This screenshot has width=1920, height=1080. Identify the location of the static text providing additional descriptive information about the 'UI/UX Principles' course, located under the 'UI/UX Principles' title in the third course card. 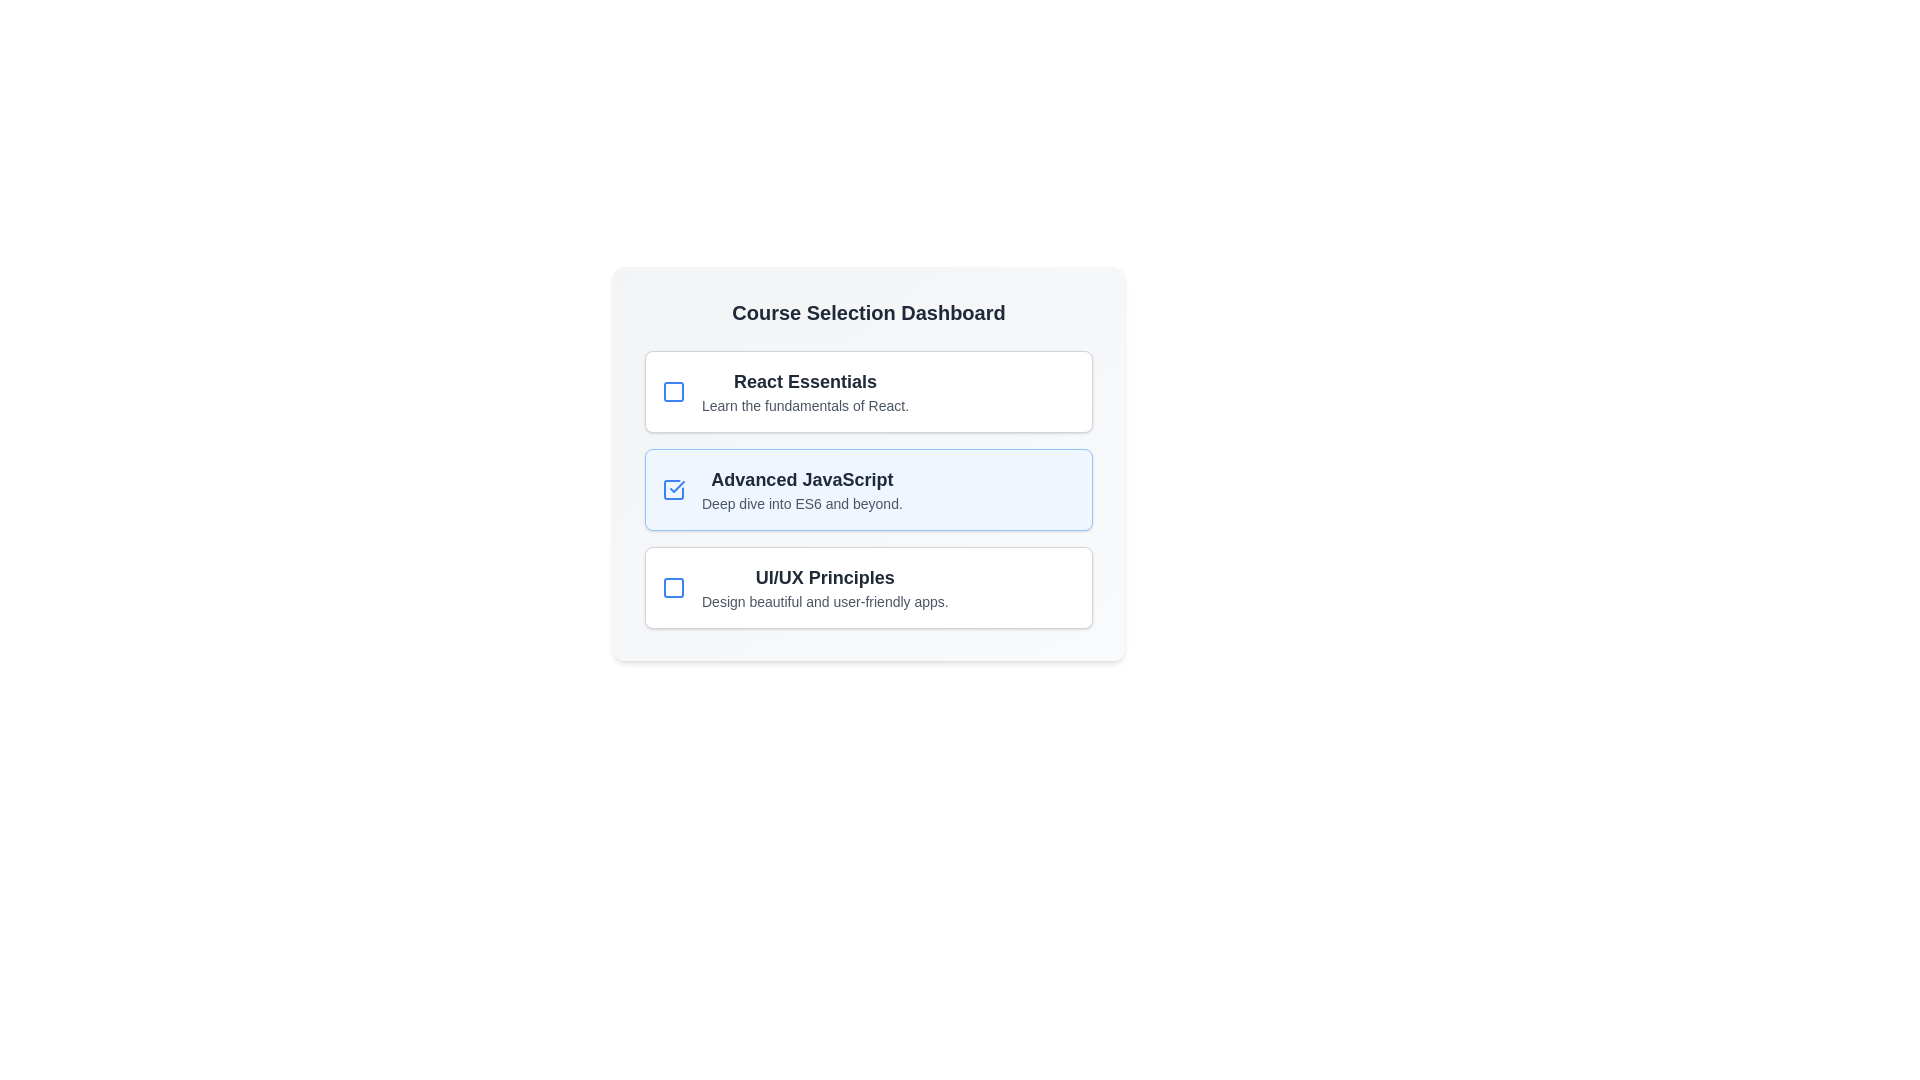
(825, 600).